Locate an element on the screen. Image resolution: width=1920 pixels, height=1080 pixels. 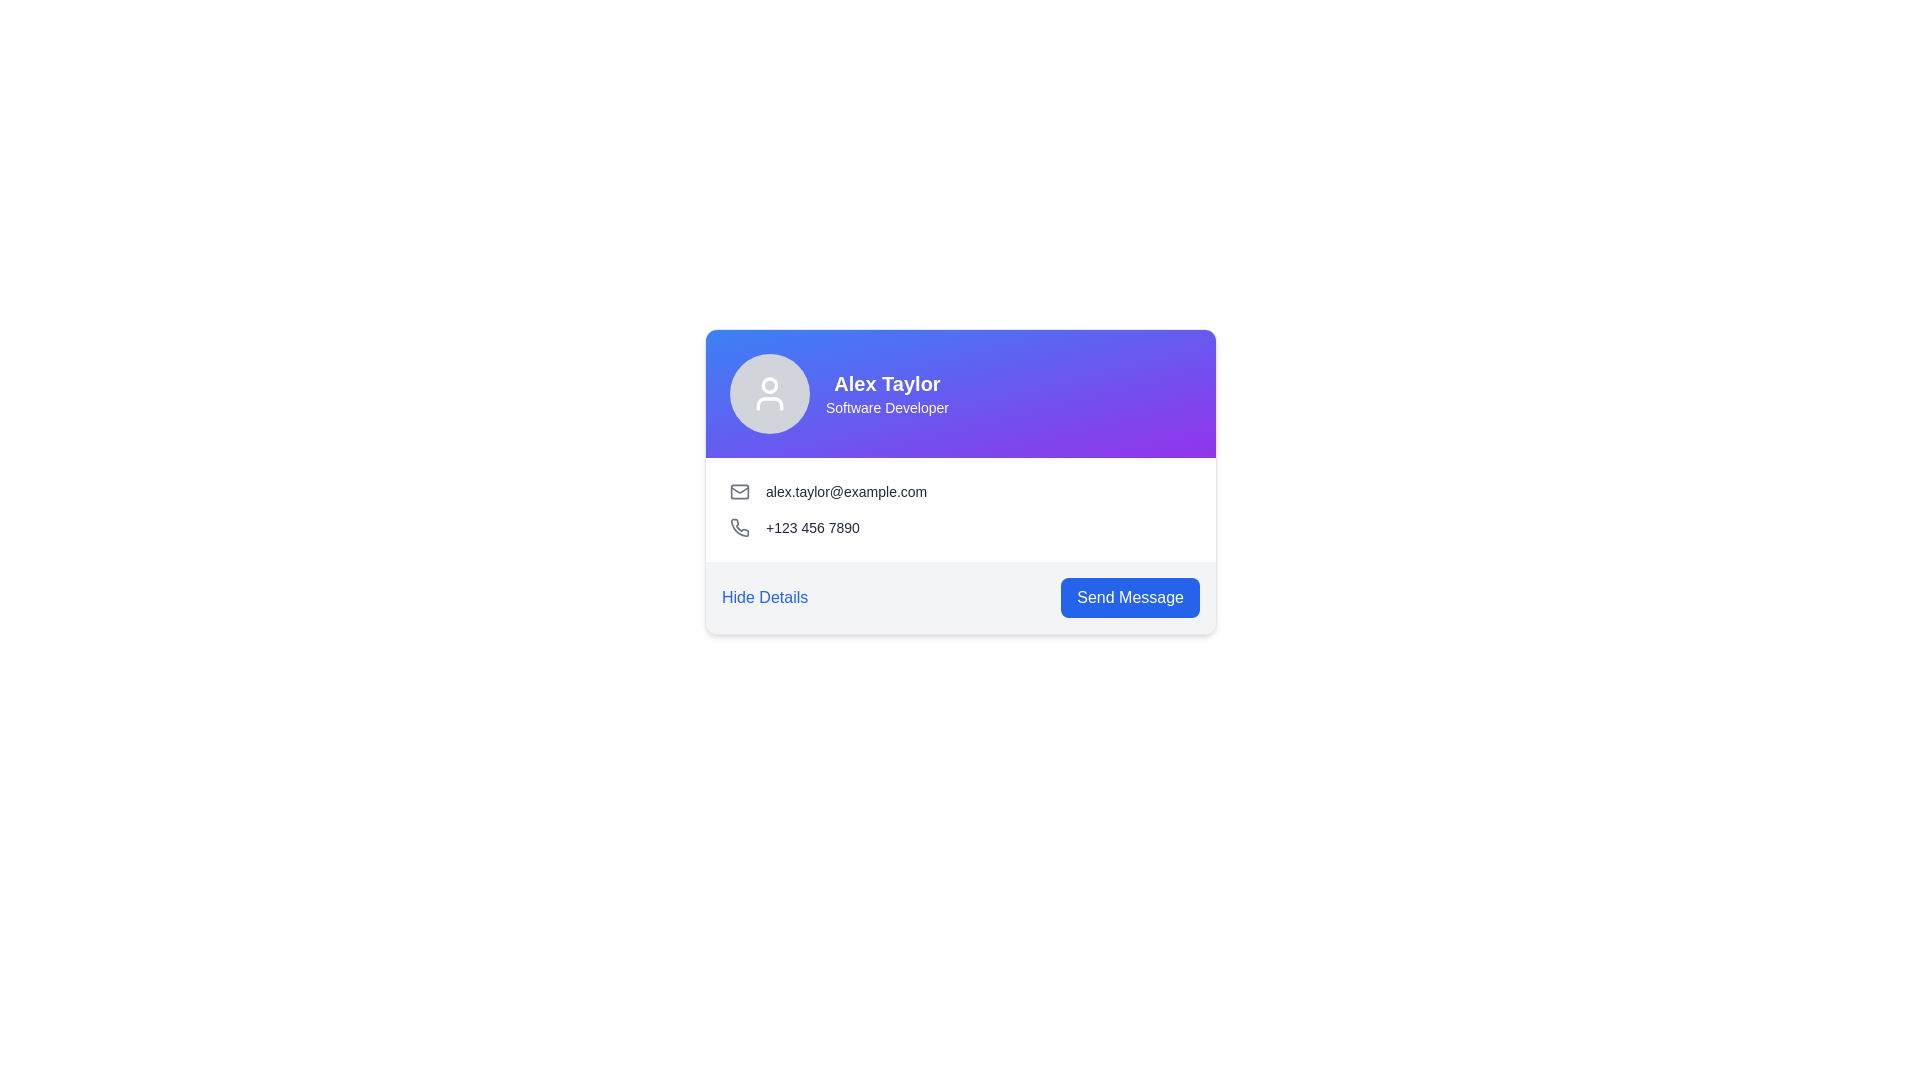
the Text Label displaying the email address 'alex.taylor@example.com', which is styled with a smaller font and located adjacent to an envelope icon is located at coordinates (846, 492).